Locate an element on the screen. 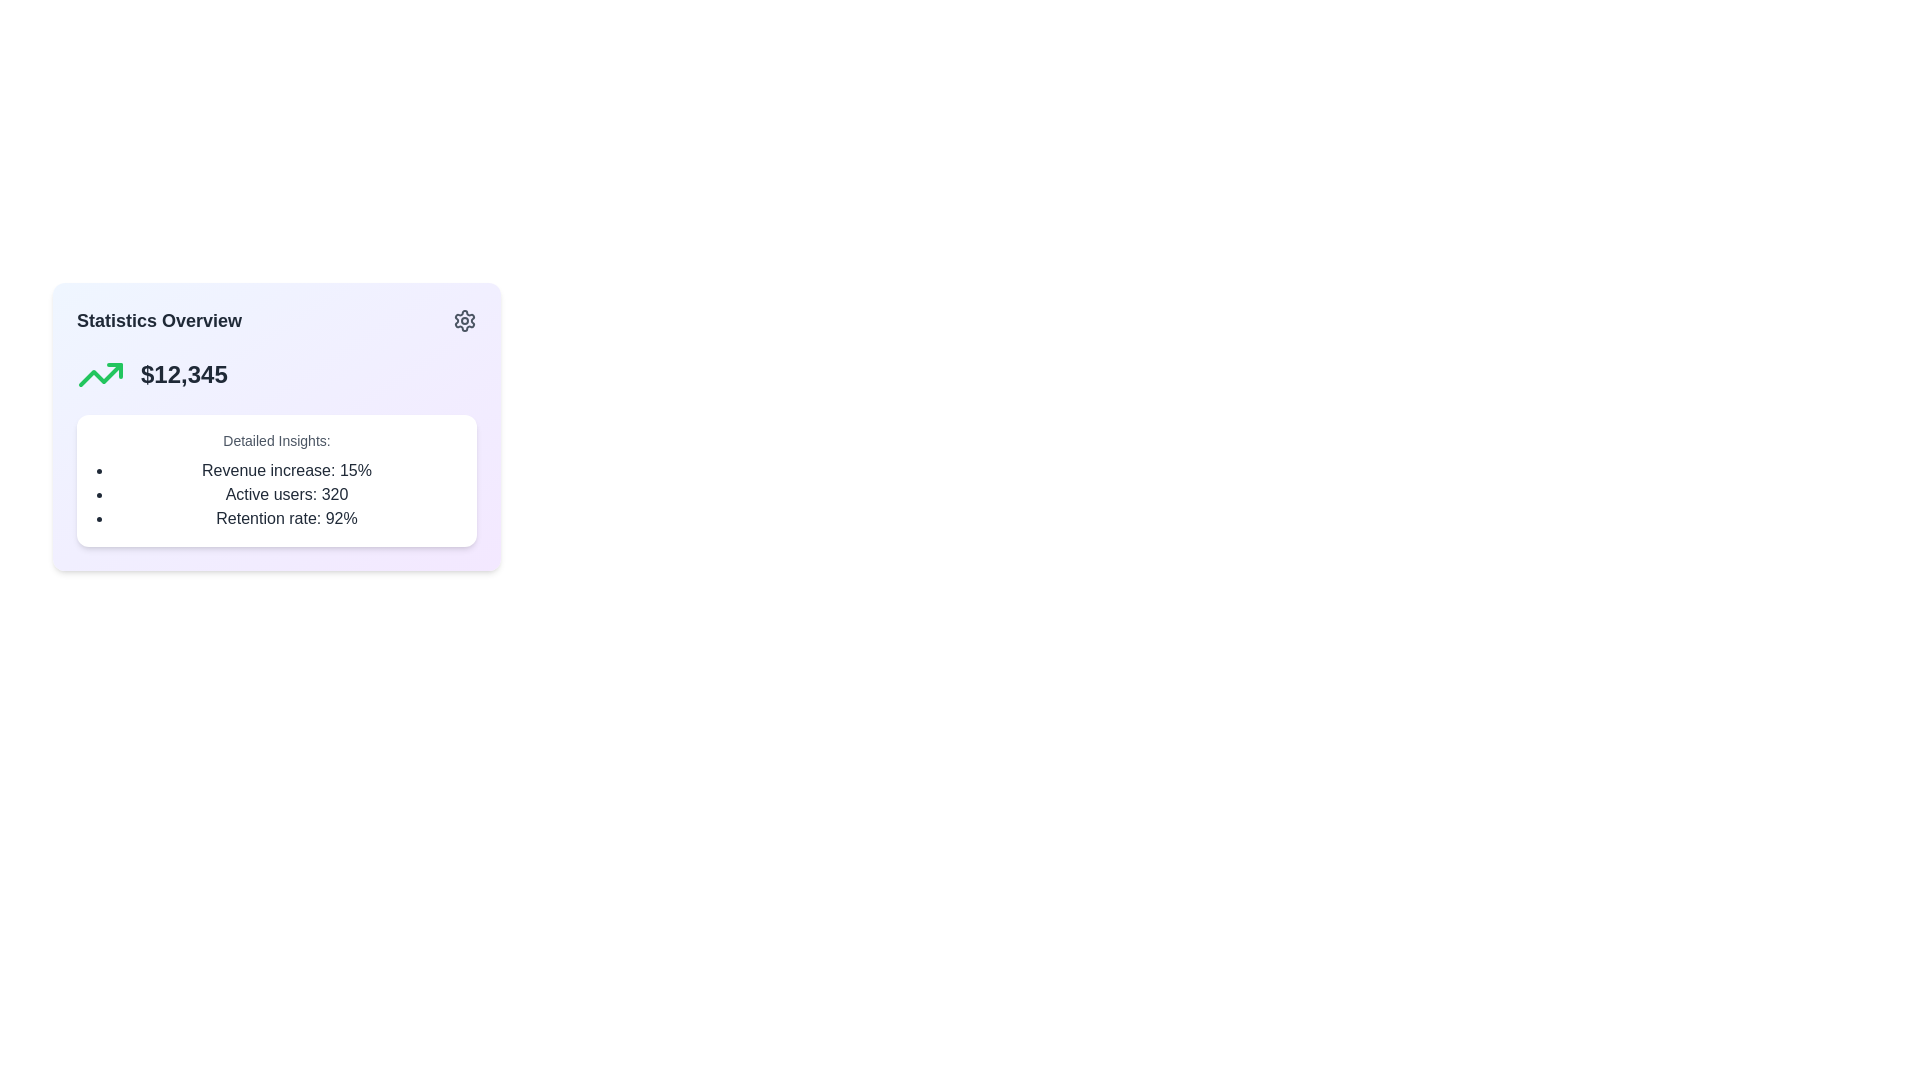 This screenshot has width=1920, height=1080. the green upward-trending arrow icon within the 'Statistics Overview' dashboard to interact with it, if it is linked is located at coordinates (99, 374).